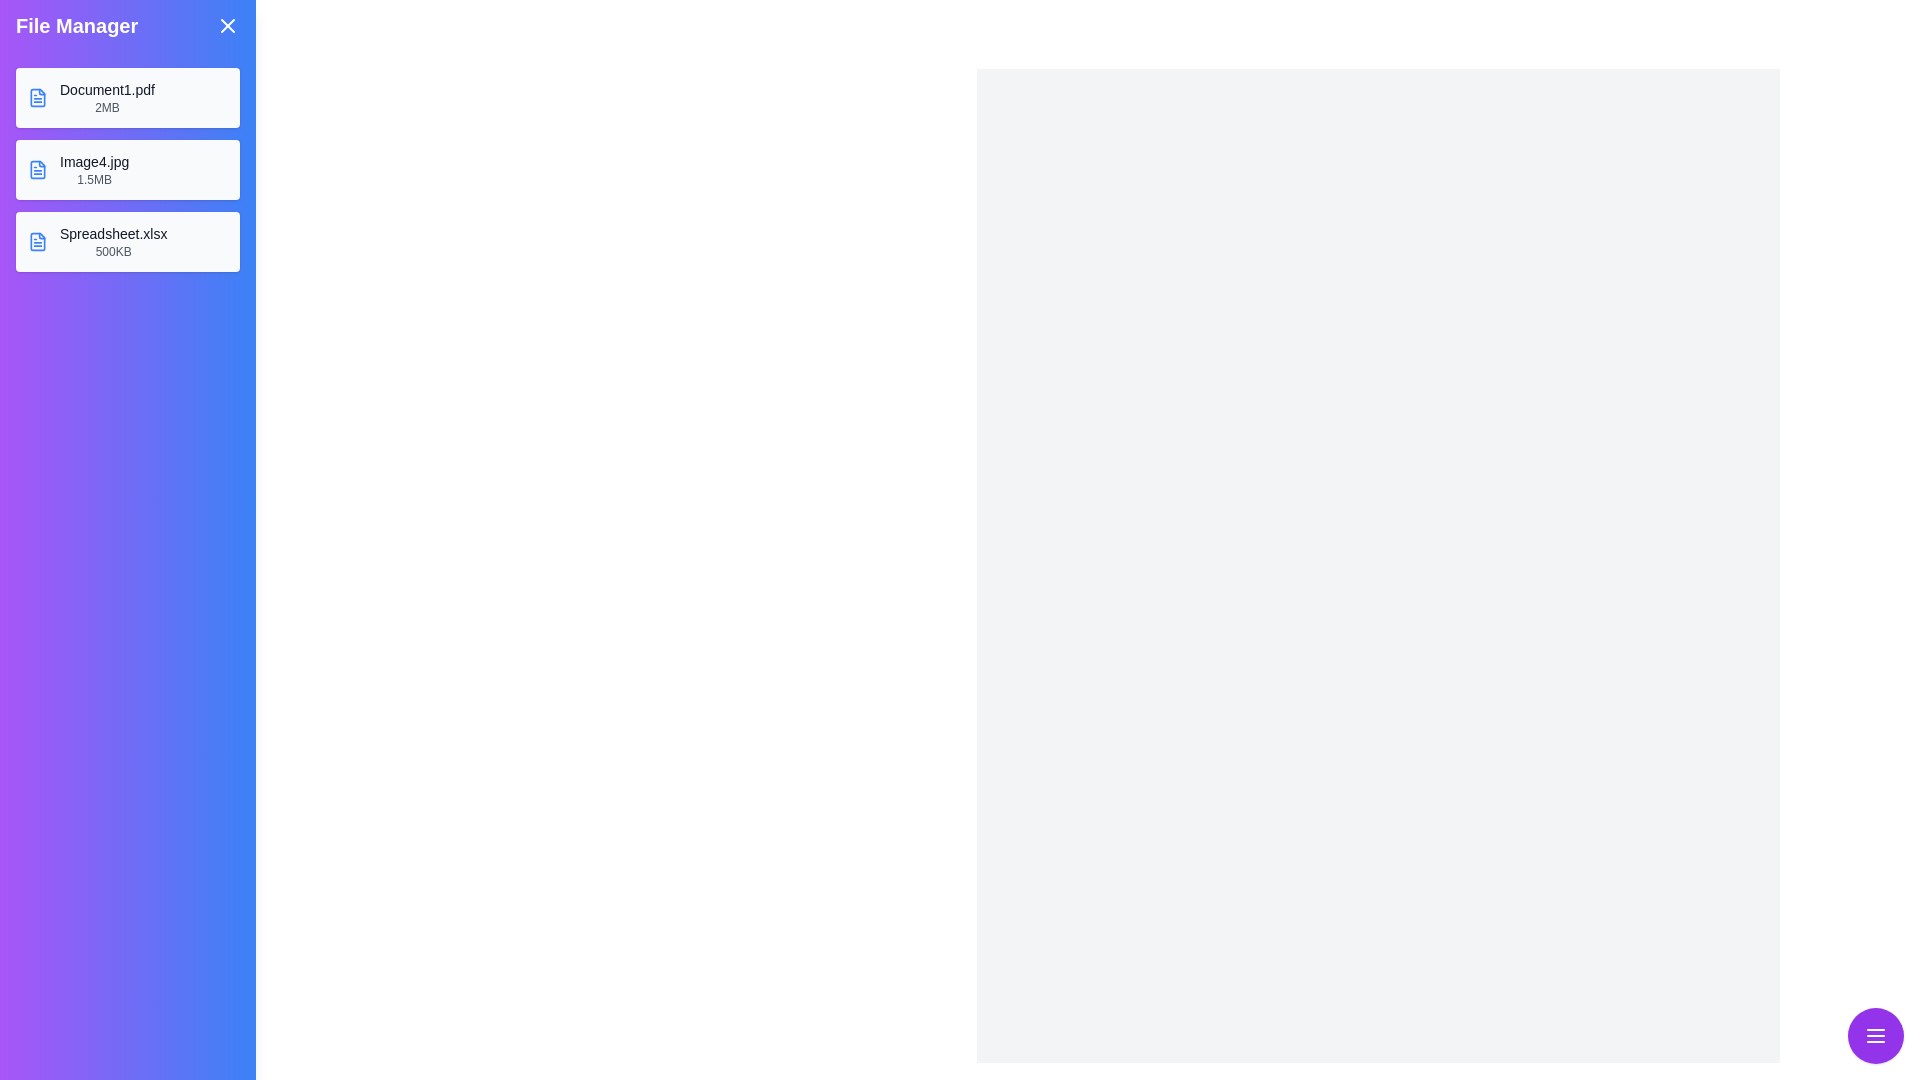 Image resolution: width=1920 pixels, height=1080 pixels. Describe the element at coordinates (112, 241) in the screenshot. I see `the Informational Text Block displaying details of 'Spreadsheet.xlsx'` at that location.